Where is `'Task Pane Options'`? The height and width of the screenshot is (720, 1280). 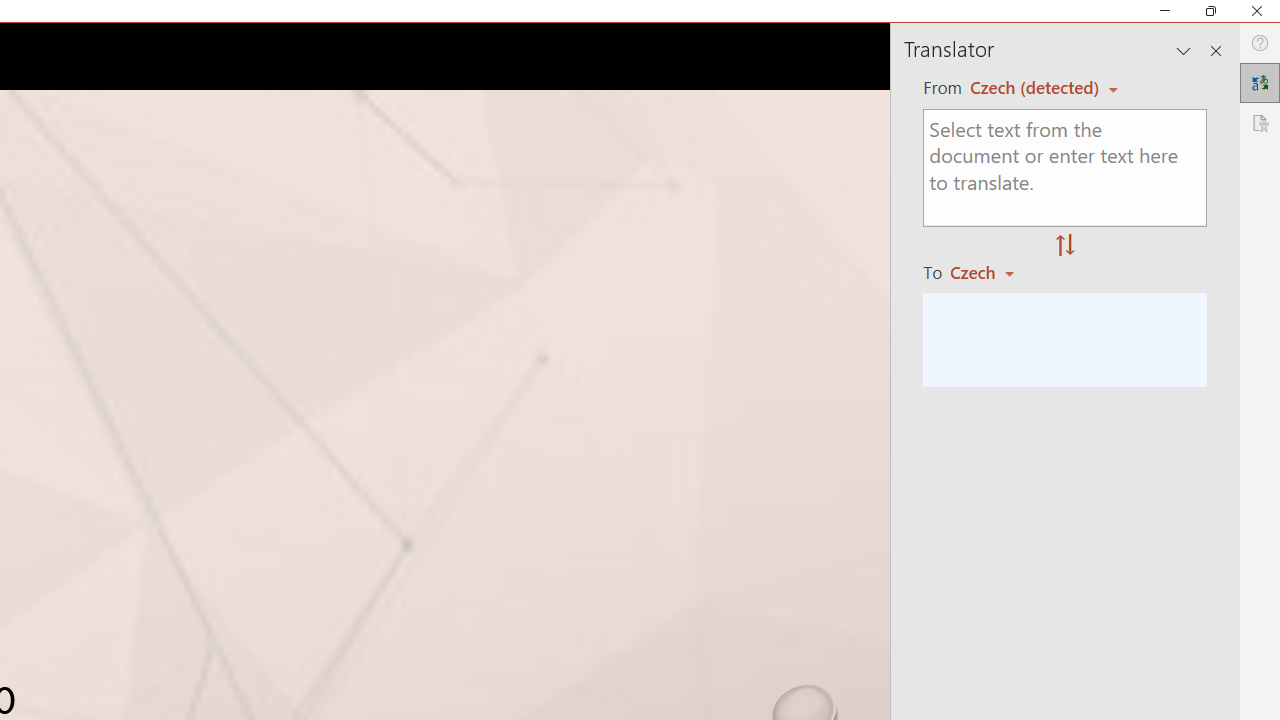 'Task Pane Options' is located at coordinates (1184, 50).